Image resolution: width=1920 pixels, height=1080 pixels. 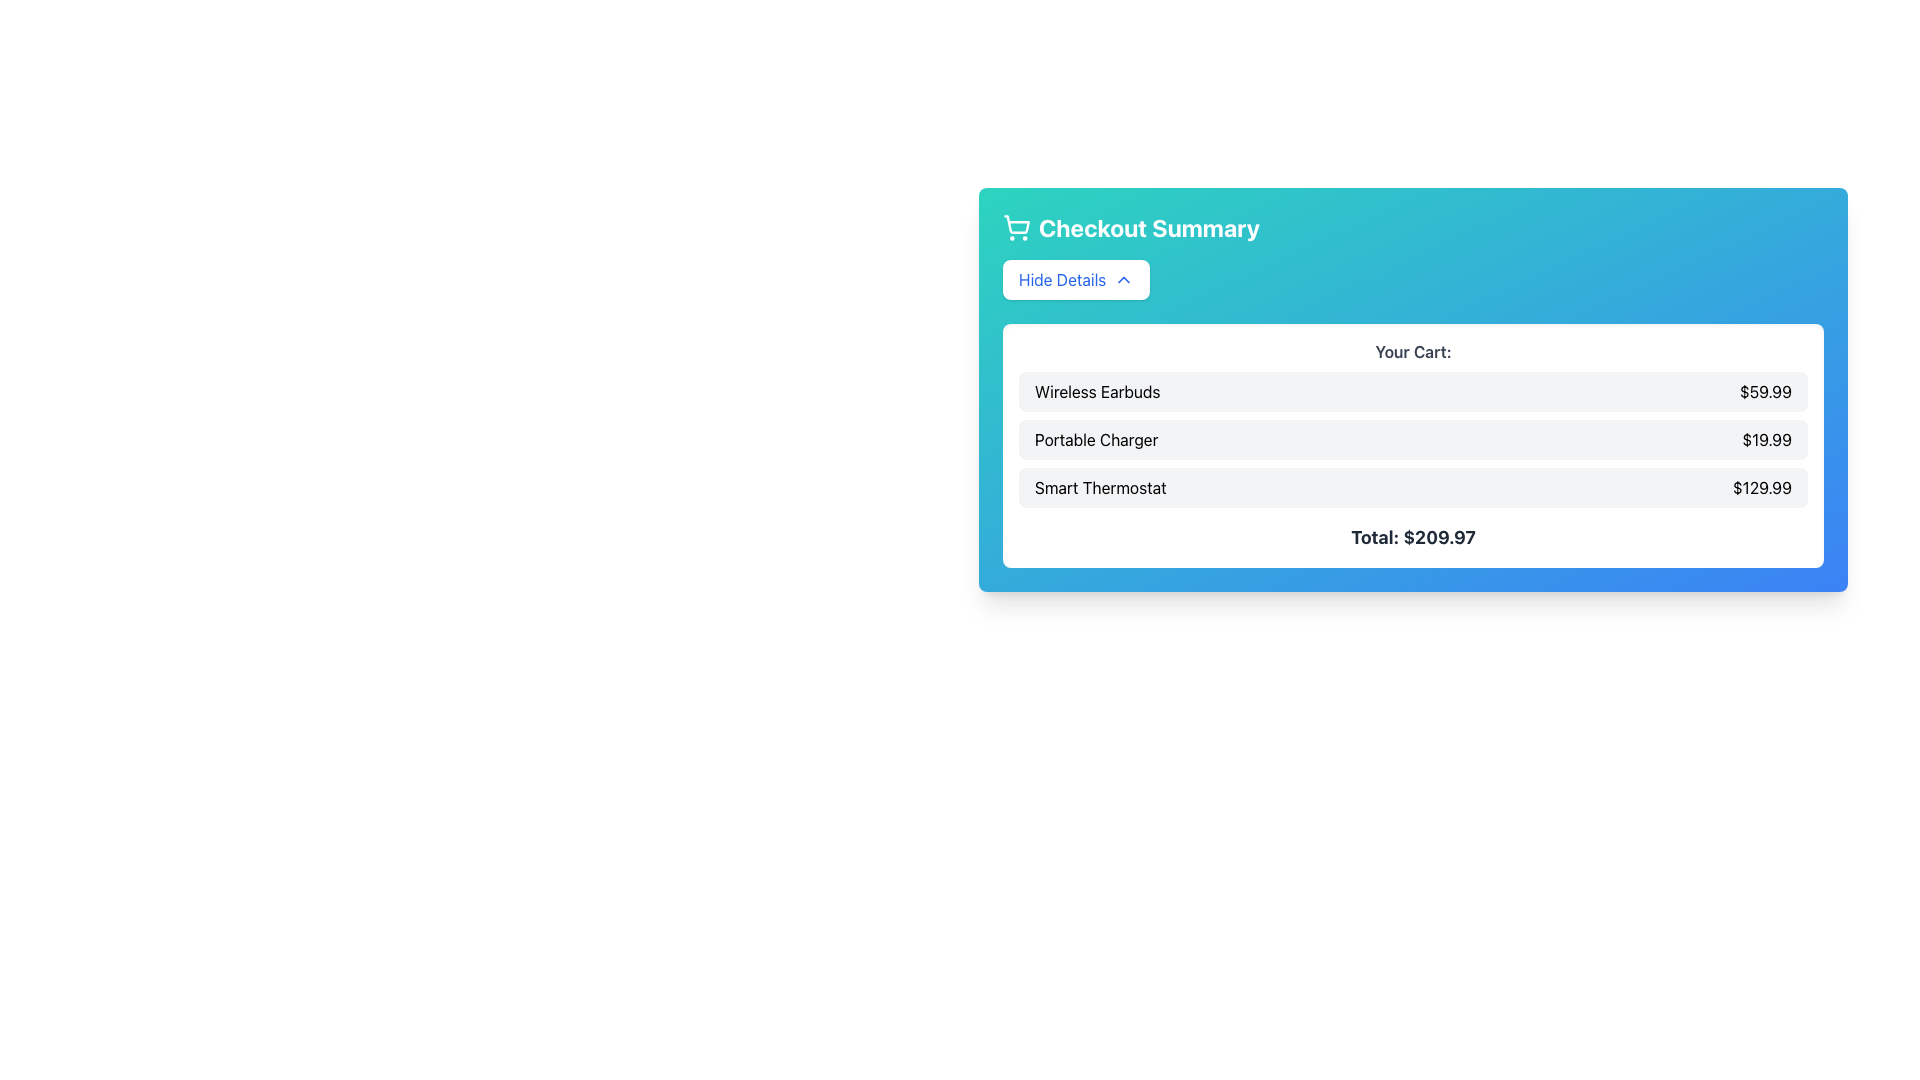 What do you see at coordinates (1766, 392) in the screenshot?
I see `the static text displaying the price '$59.99' located in the rightmost section of the checkout list, adjacent to 'Wireless Earbuds'` at bounding box center [1766, 392].